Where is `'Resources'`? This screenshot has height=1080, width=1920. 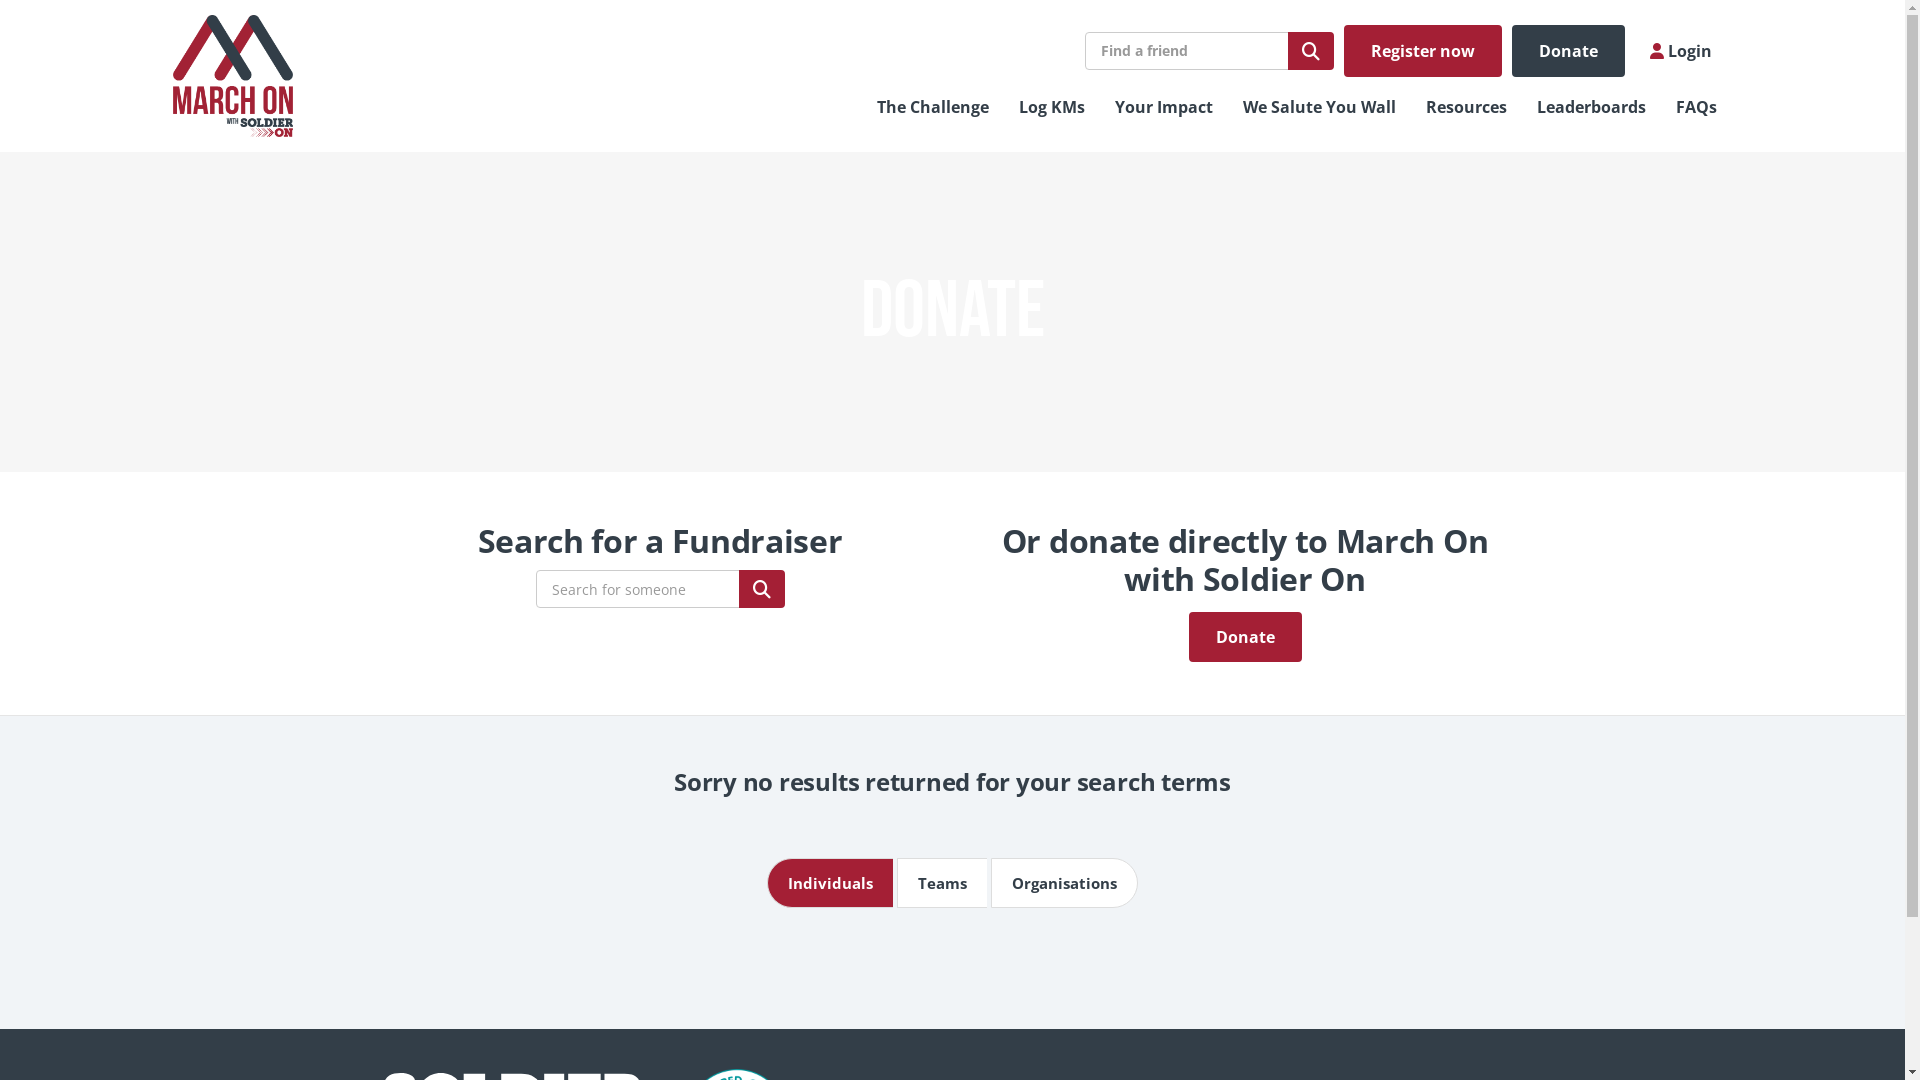 'Resources' is located at coordinates (1466, 107).